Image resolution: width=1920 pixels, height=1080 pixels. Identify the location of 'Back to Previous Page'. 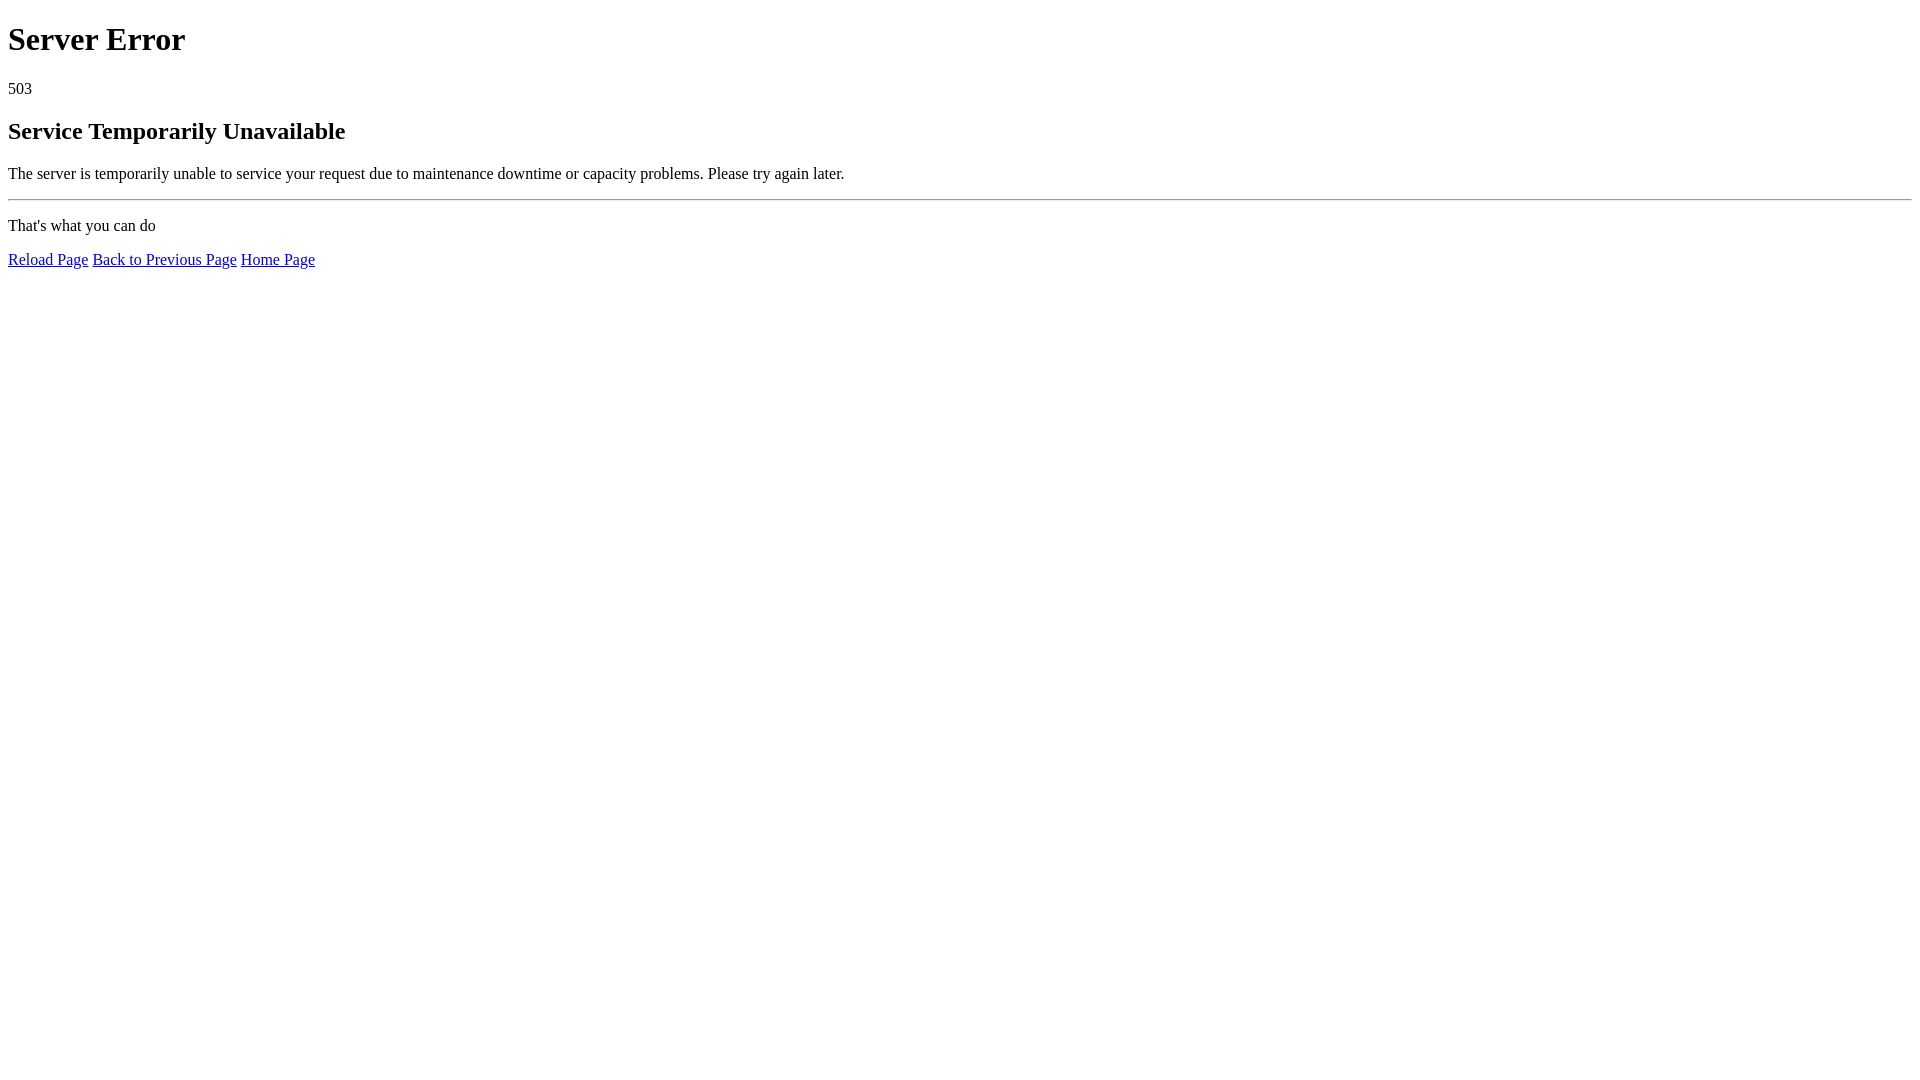
(163, 258).